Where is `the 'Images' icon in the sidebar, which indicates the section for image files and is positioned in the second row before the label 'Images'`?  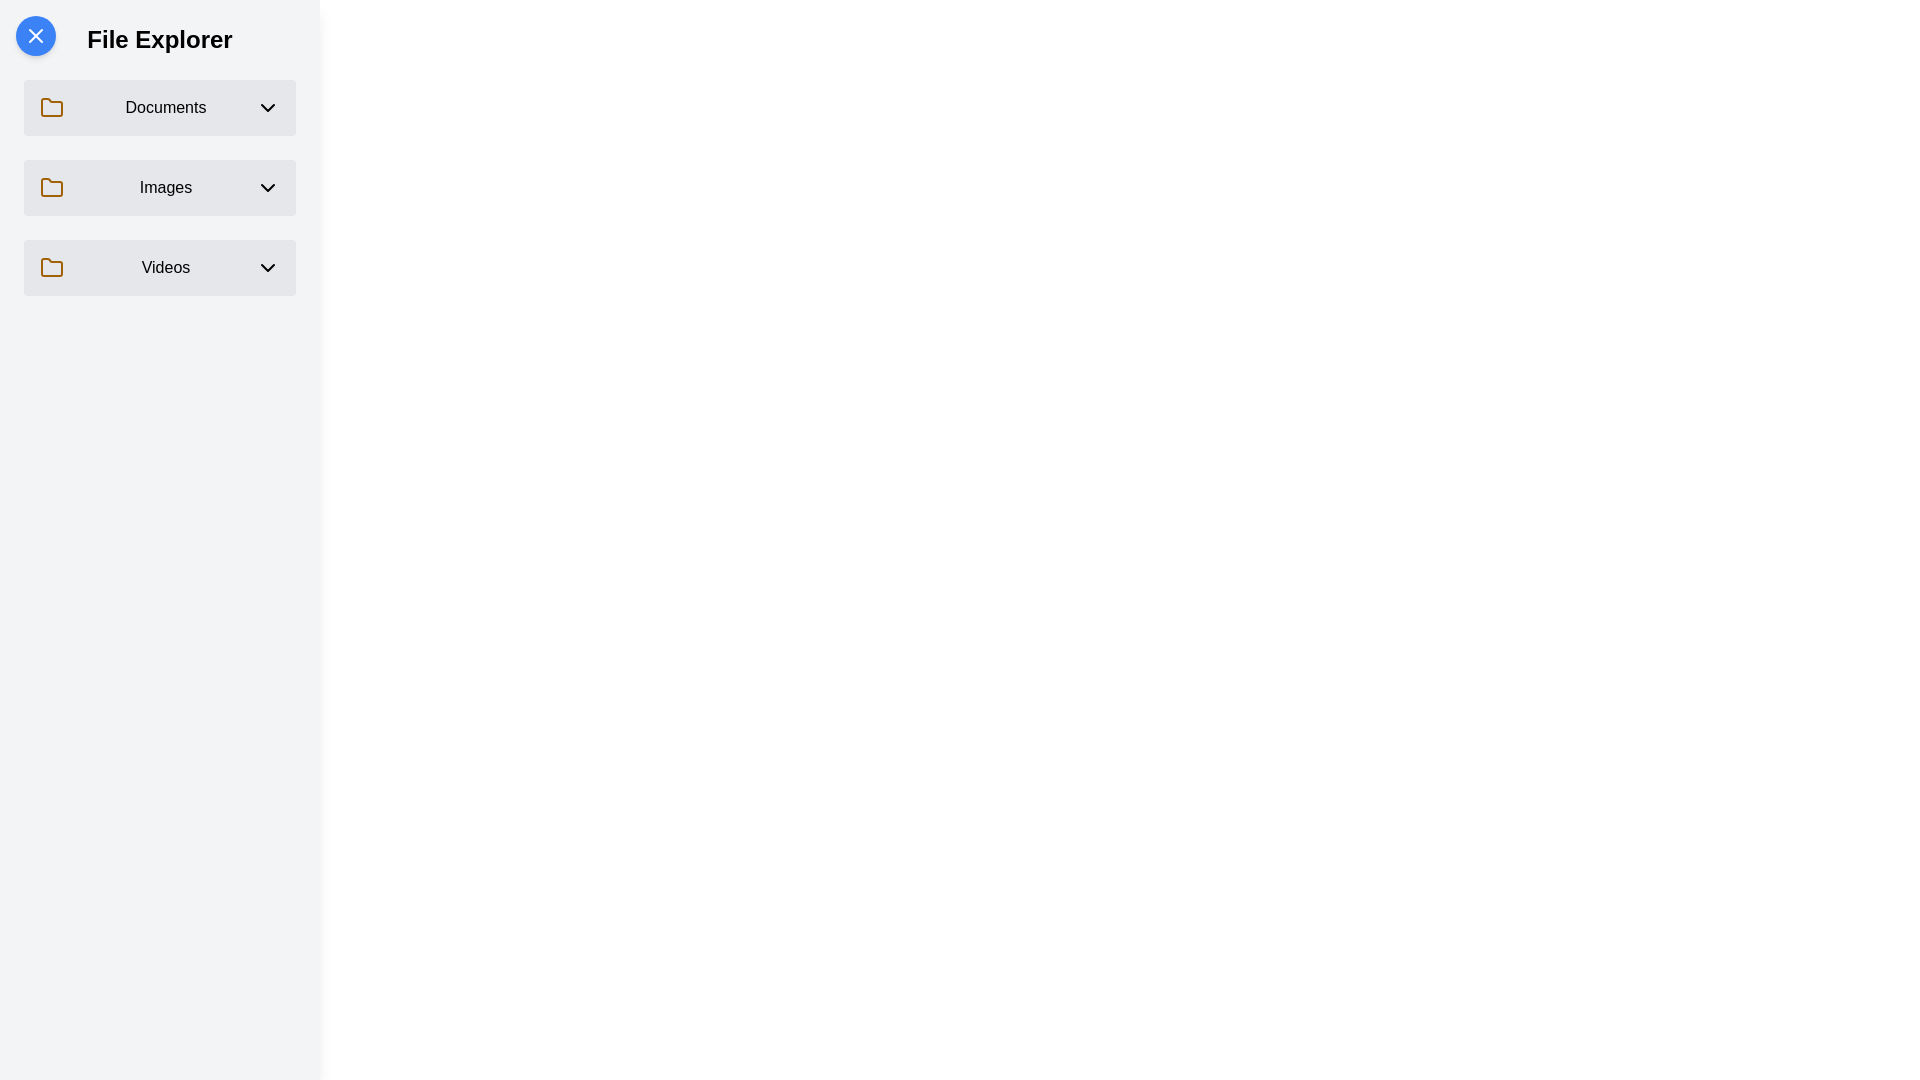 the 'Images' icon in the sidebar, which indicates the section for image files and is positioned in the second row before the label 'Images' is located at coordinates (52, 187).